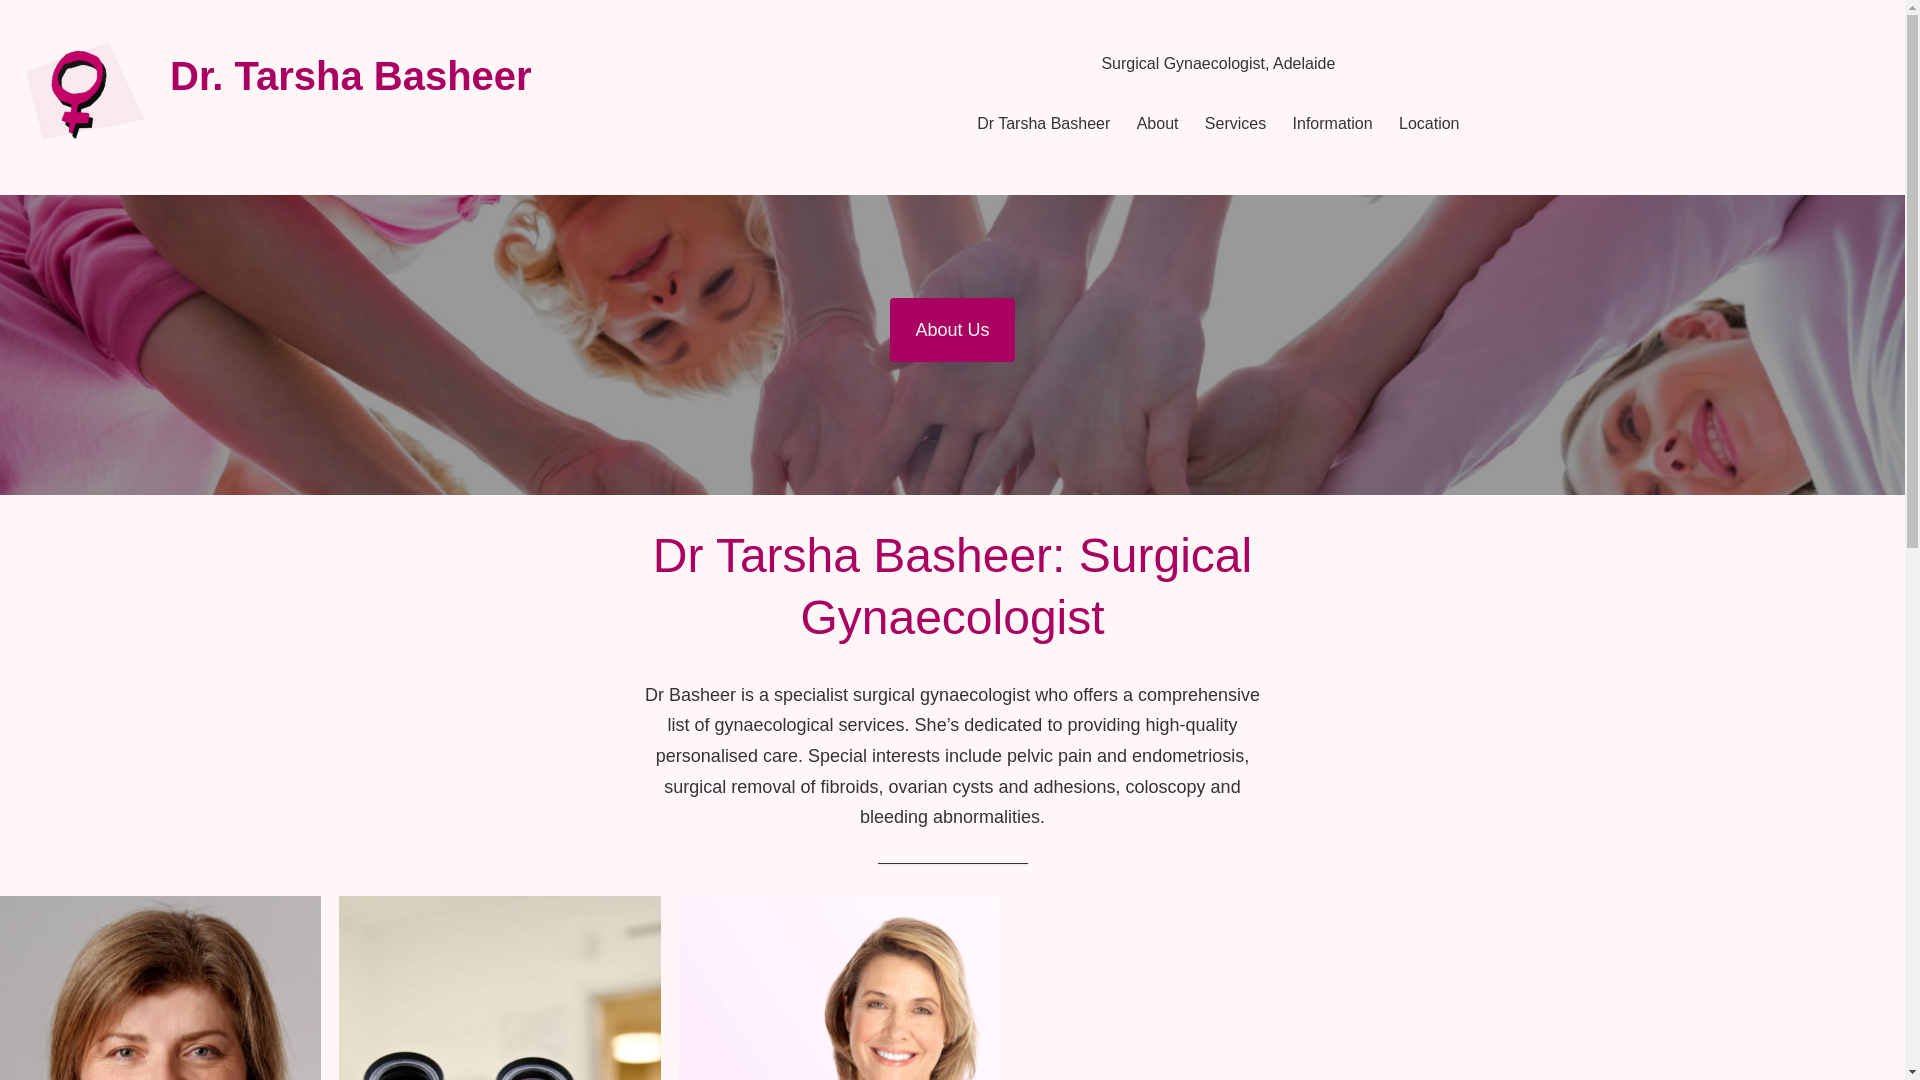 This screenshot has width=1920, height=1080. Describe the element at coordinates (1234, 123) in the screenshot. I see `'Services'` at that location.